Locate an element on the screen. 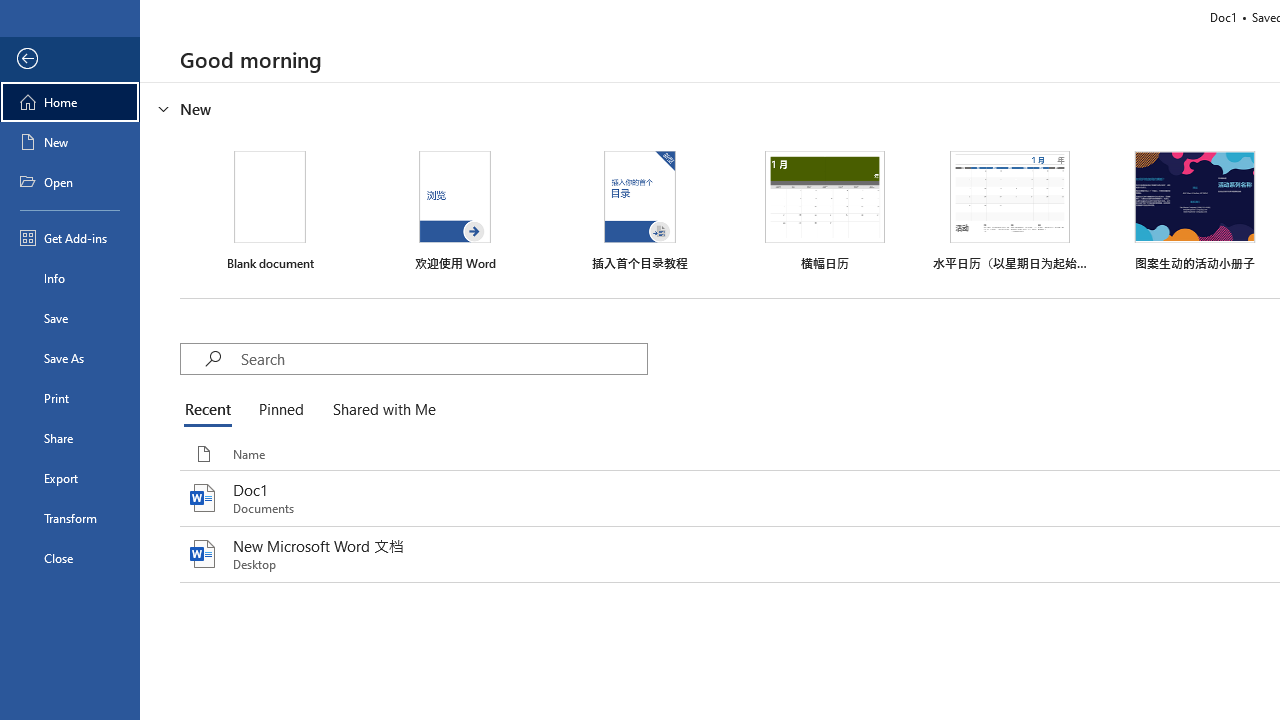  'Blank document' is located at coordinates (269, 211).